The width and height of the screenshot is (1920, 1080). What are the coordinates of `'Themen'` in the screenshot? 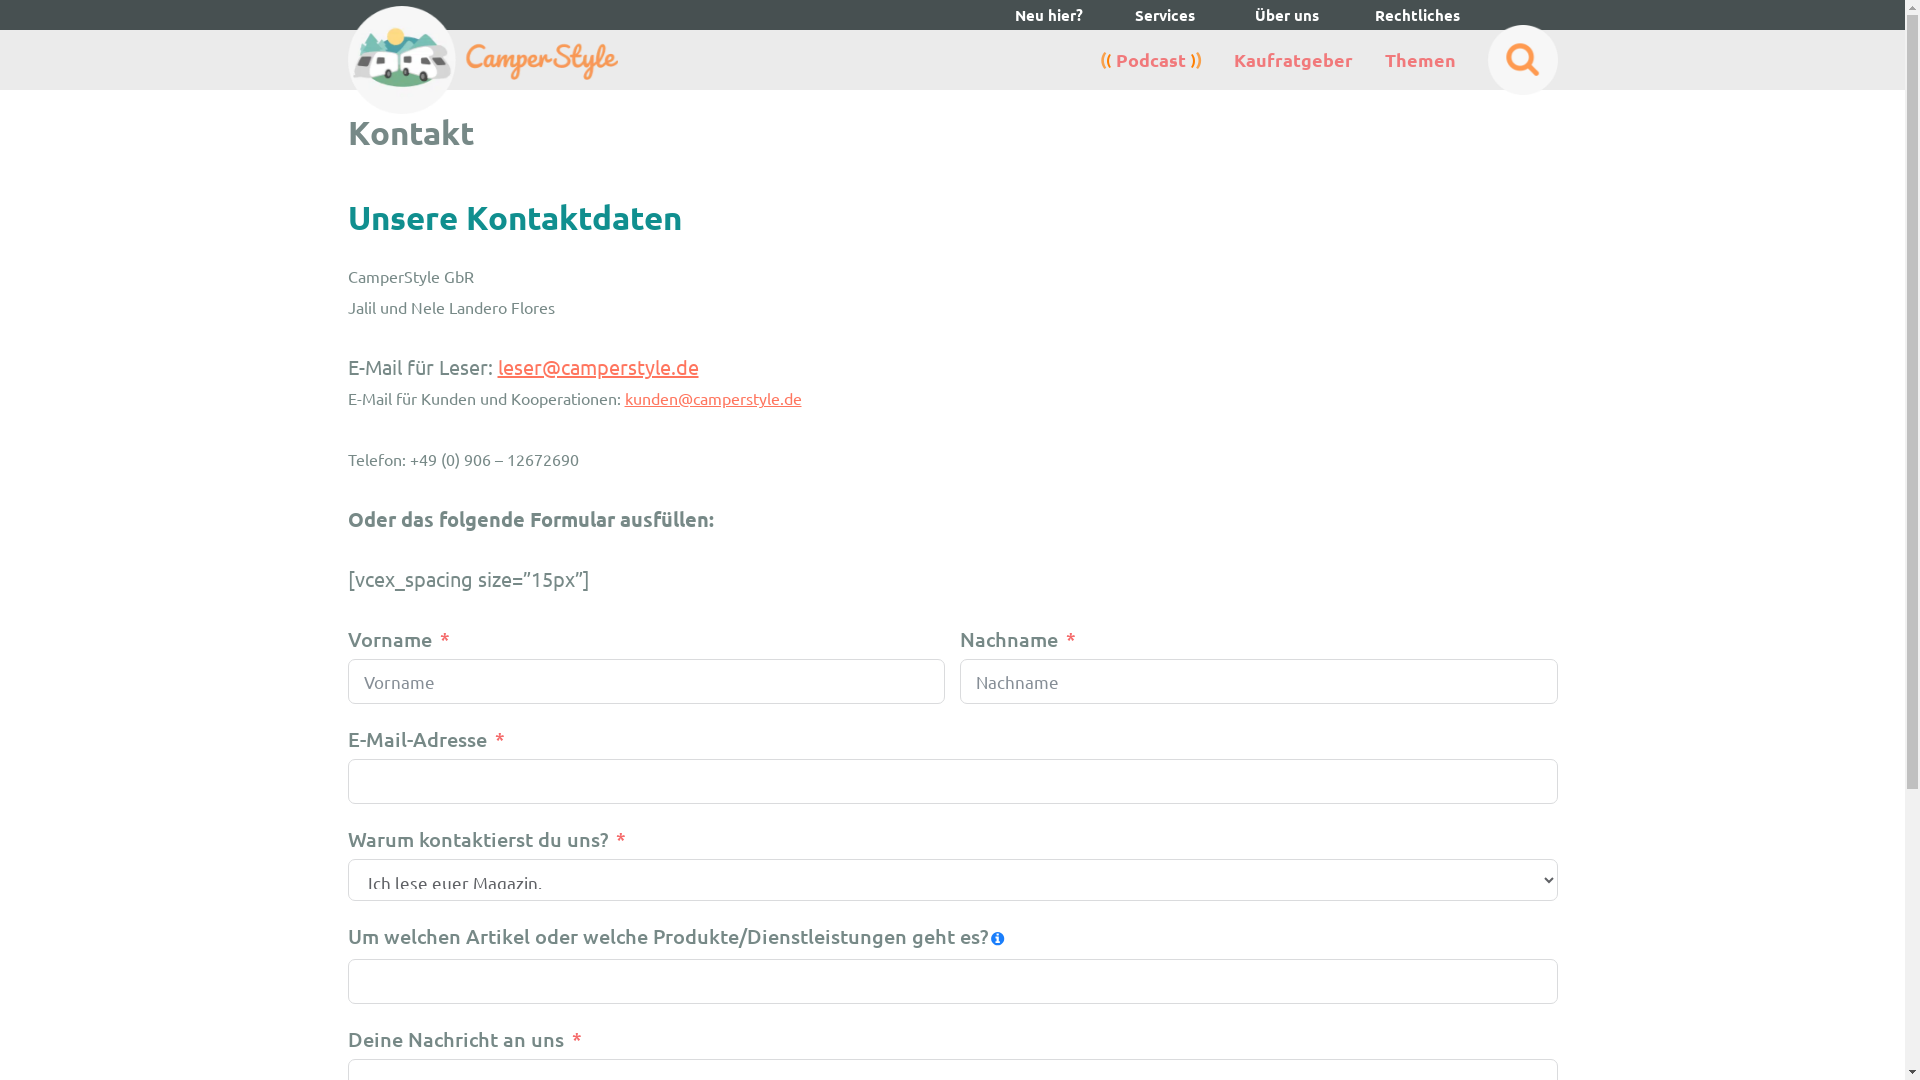 It's located at (1418, 59).